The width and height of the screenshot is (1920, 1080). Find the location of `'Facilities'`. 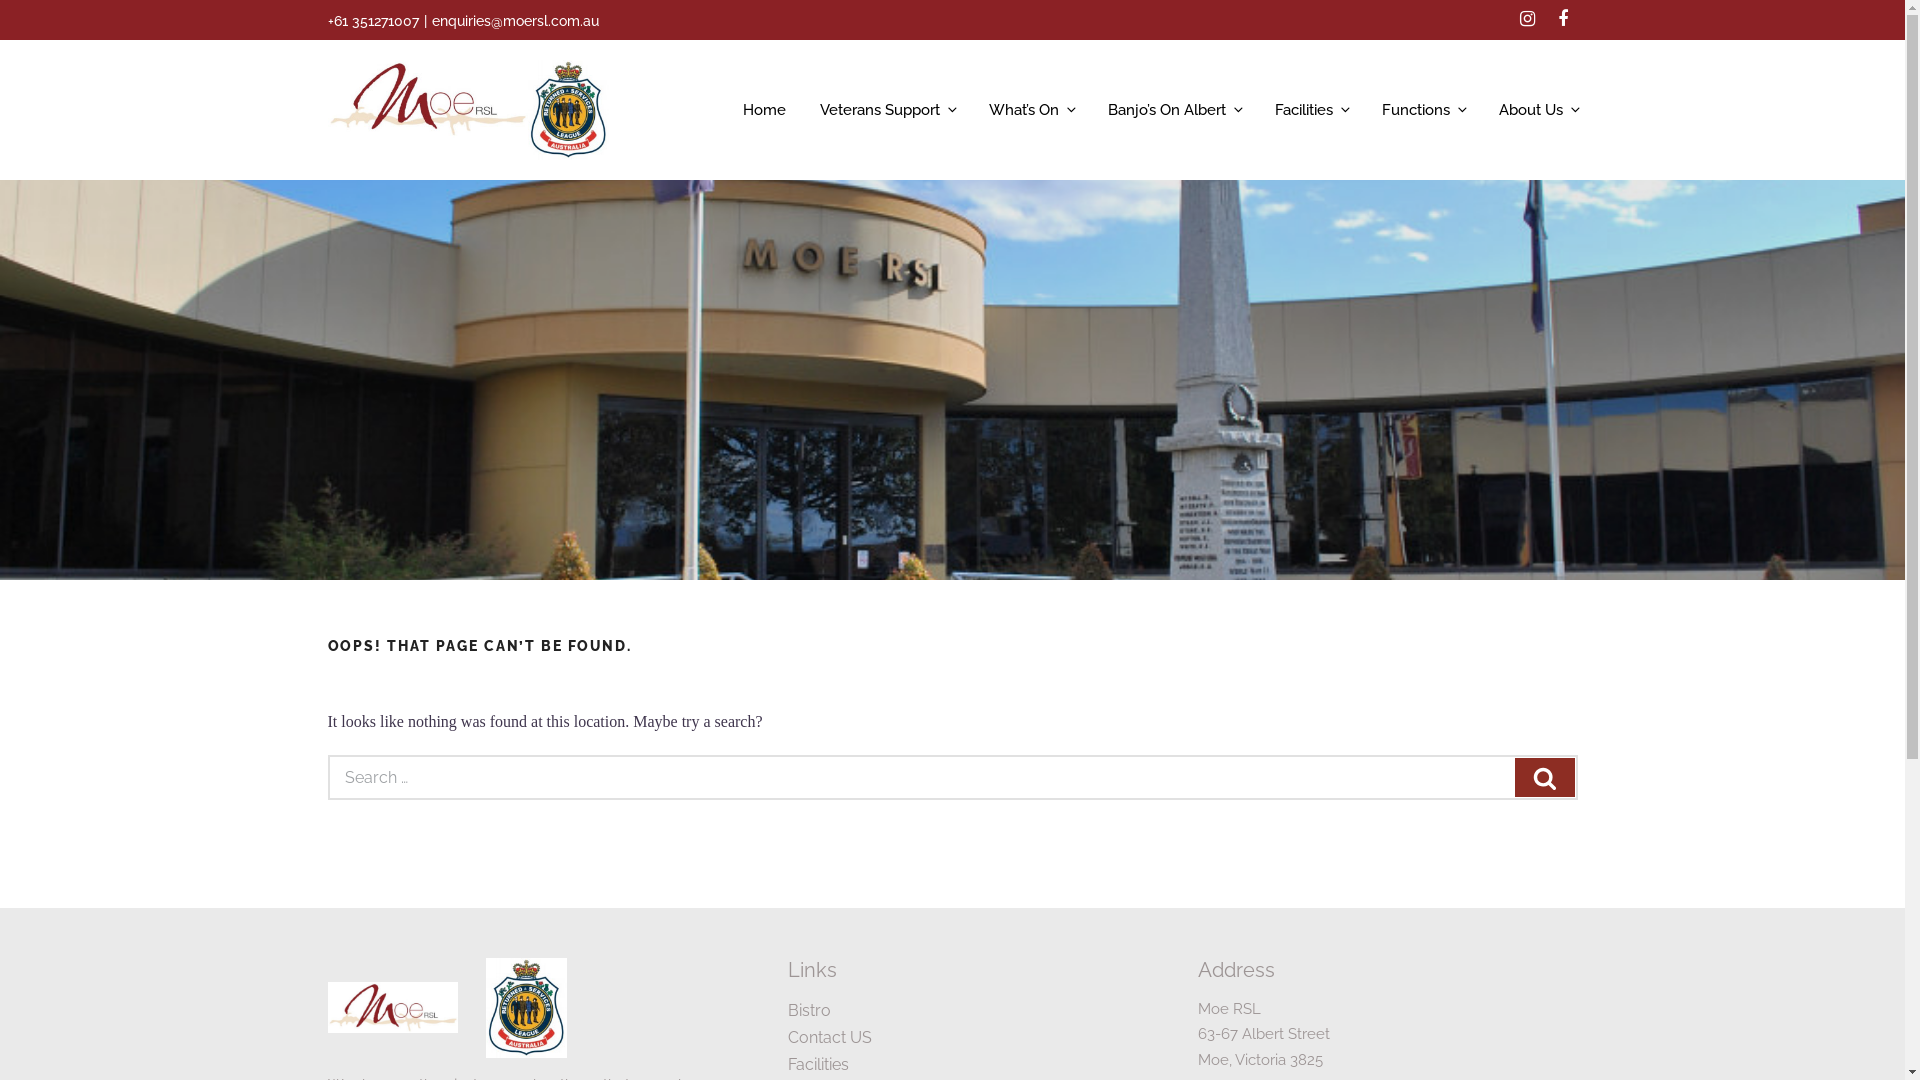

'Facilities' is located at coordinates (818, 1063).